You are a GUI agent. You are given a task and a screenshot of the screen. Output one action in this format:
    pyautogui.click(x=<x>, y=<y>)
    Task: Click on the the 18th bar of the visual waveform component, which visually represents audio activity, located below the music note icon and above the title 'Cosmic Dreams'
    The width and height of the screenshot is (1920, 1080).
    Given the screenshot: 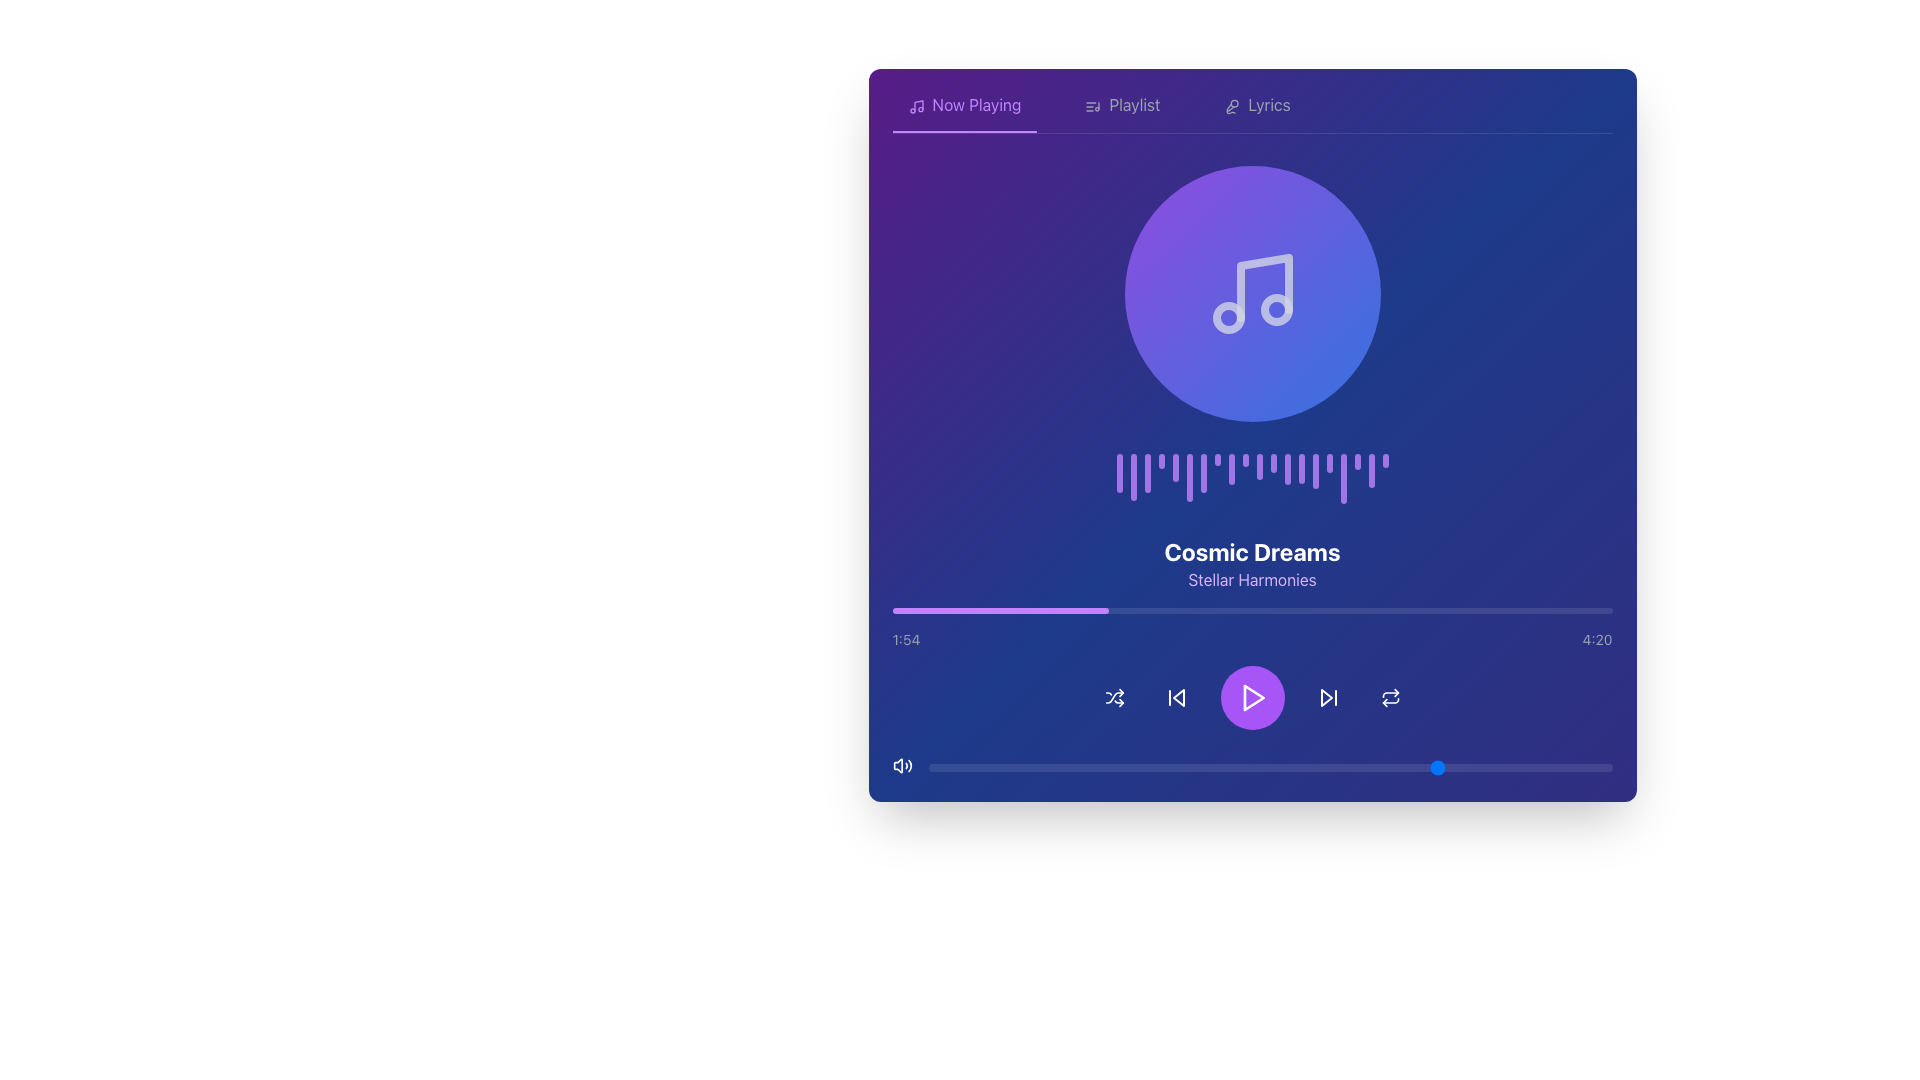 What is the action you would take?
    pyautogui.click(x=1357, y=461)
    